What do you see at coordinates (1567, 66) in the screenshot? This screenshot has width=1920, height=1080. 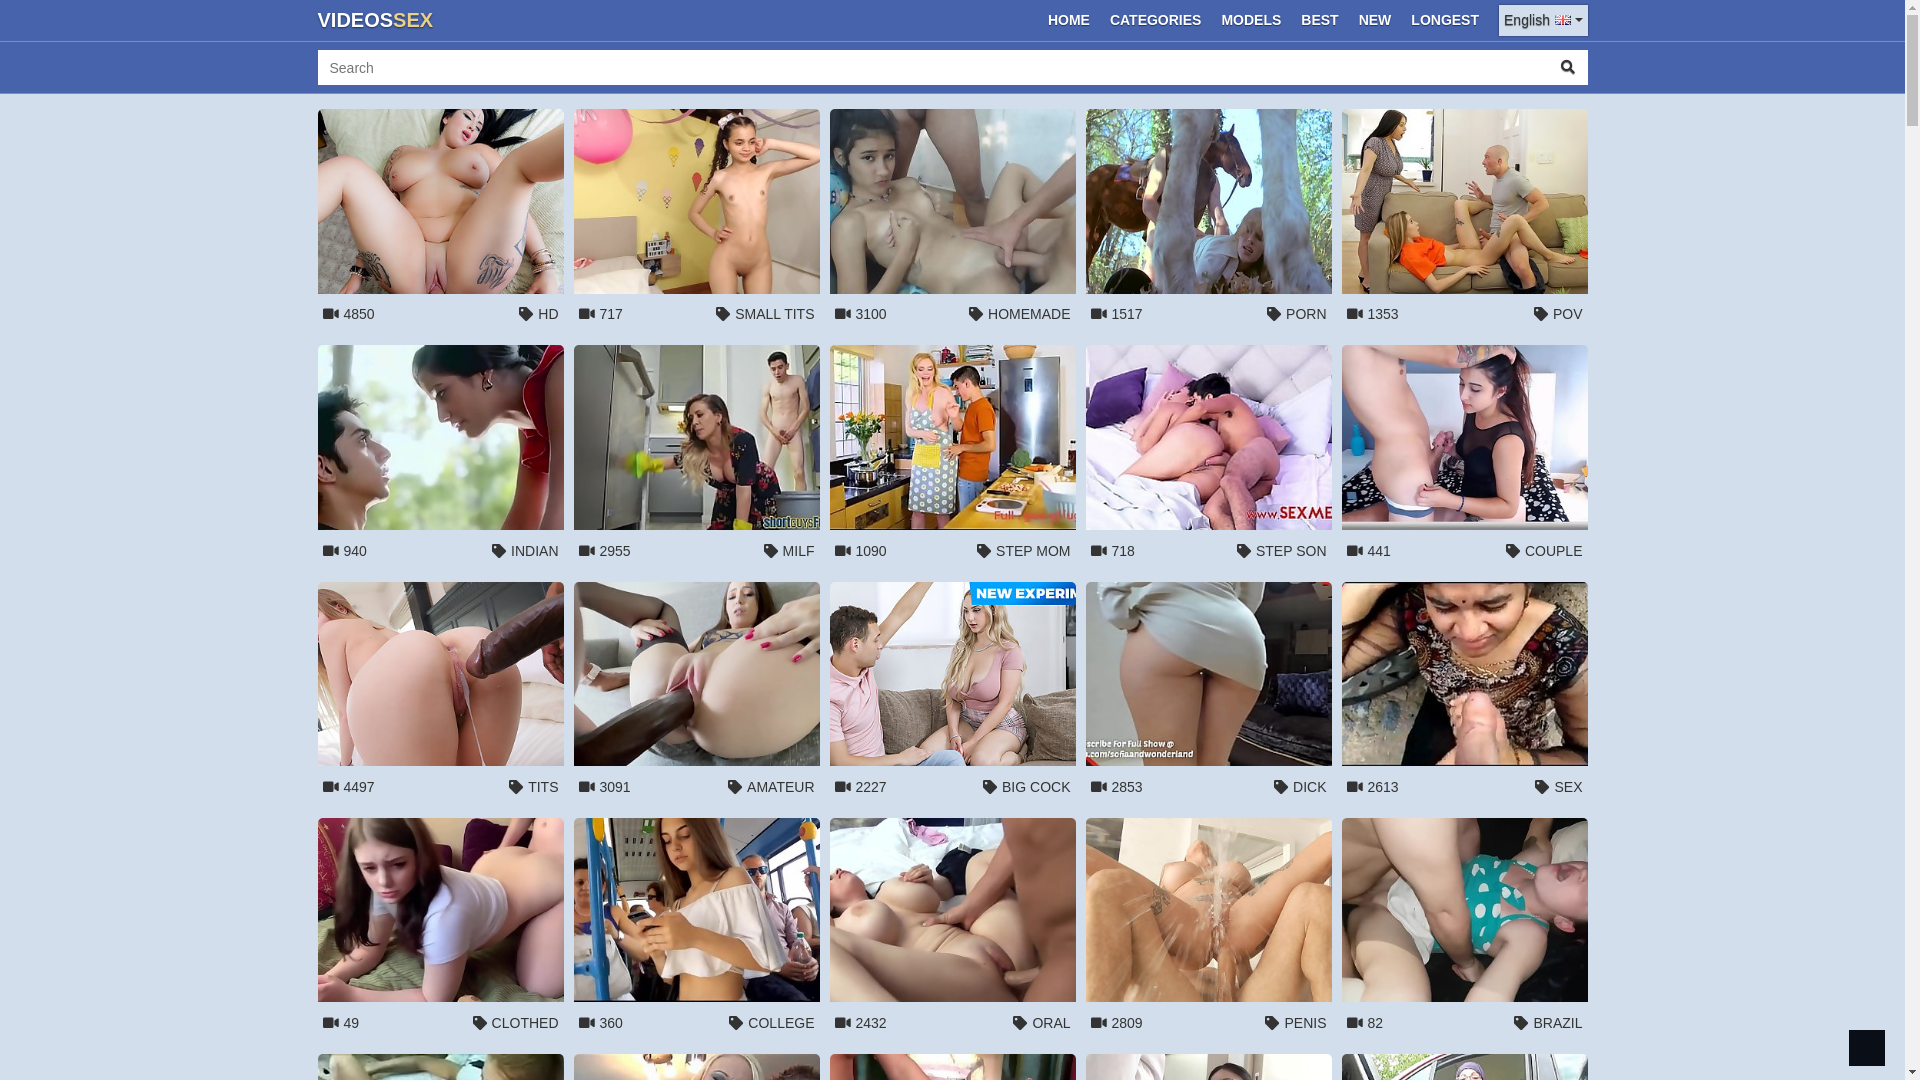 I see `'Search'` at bounding box center [1567, 66].